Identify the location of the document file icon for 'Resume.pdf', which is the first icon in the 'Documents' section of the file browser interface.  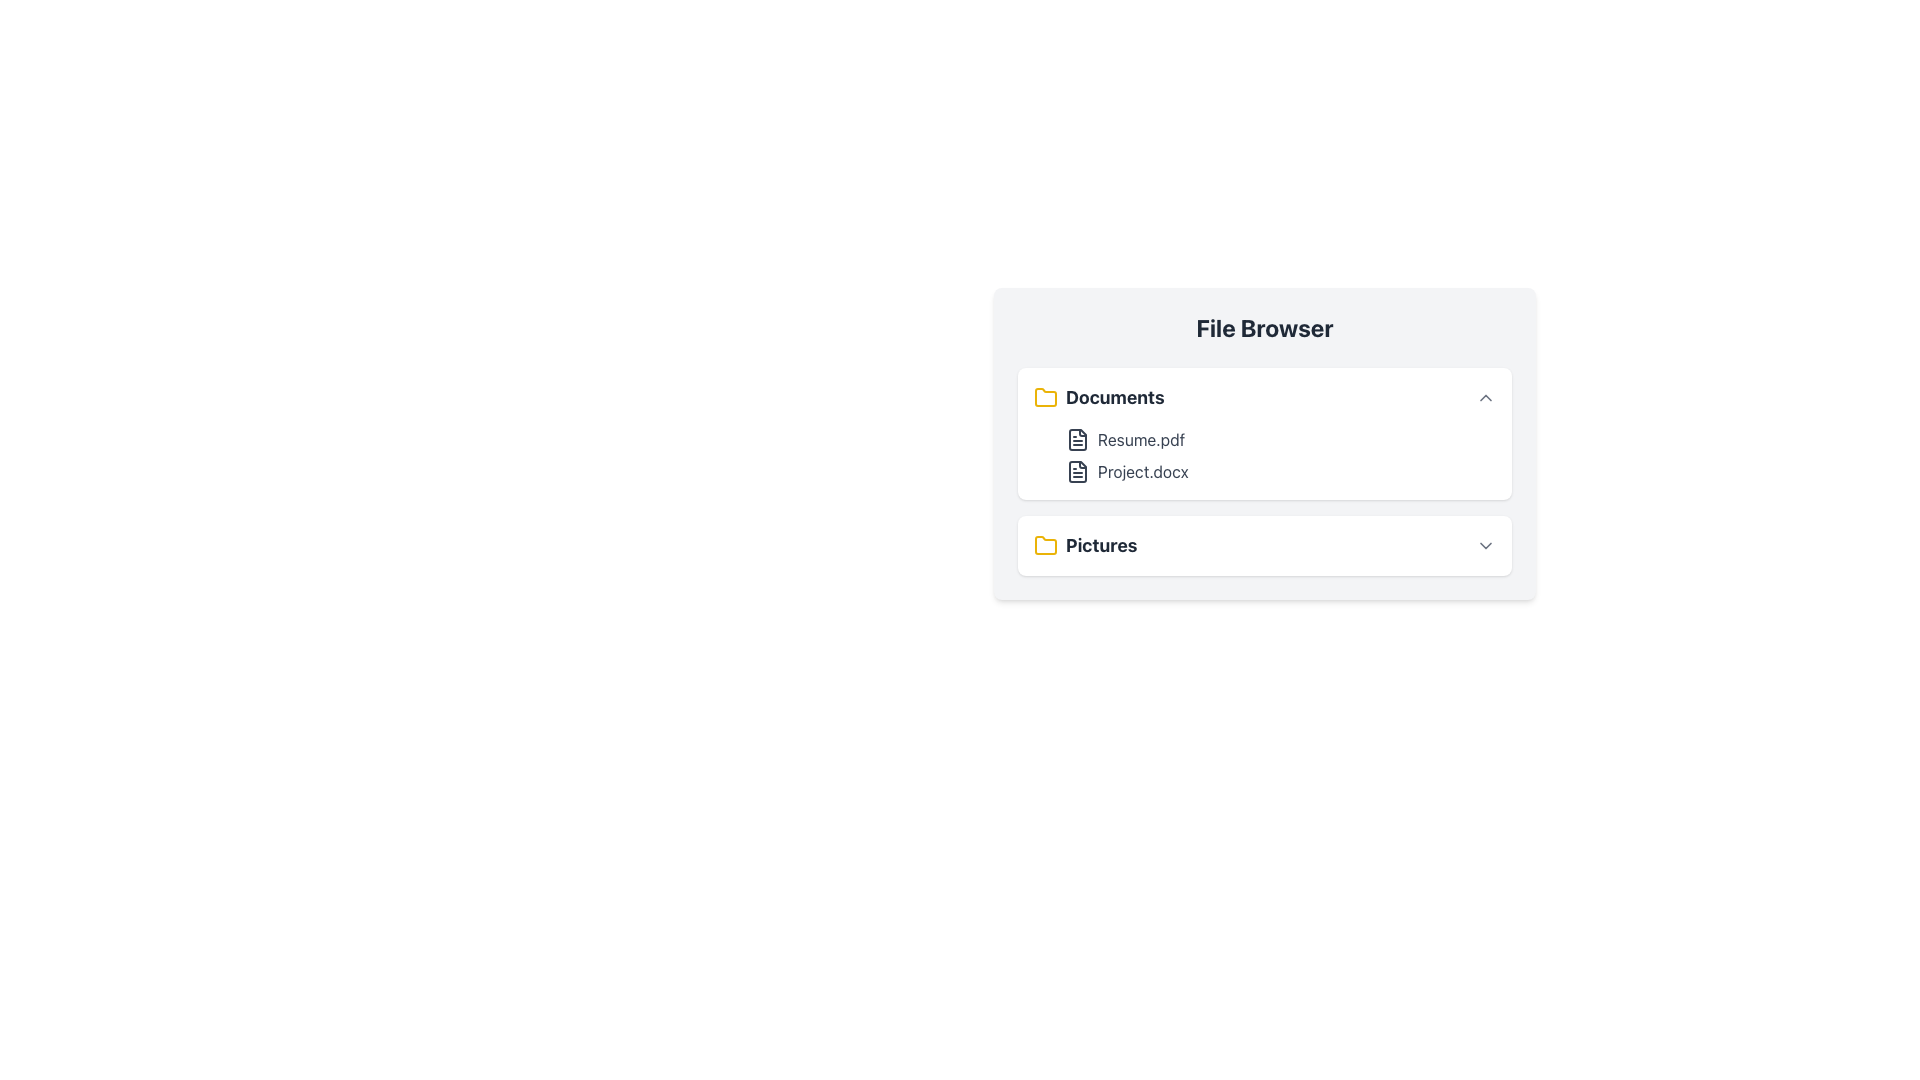
(1077, 438).